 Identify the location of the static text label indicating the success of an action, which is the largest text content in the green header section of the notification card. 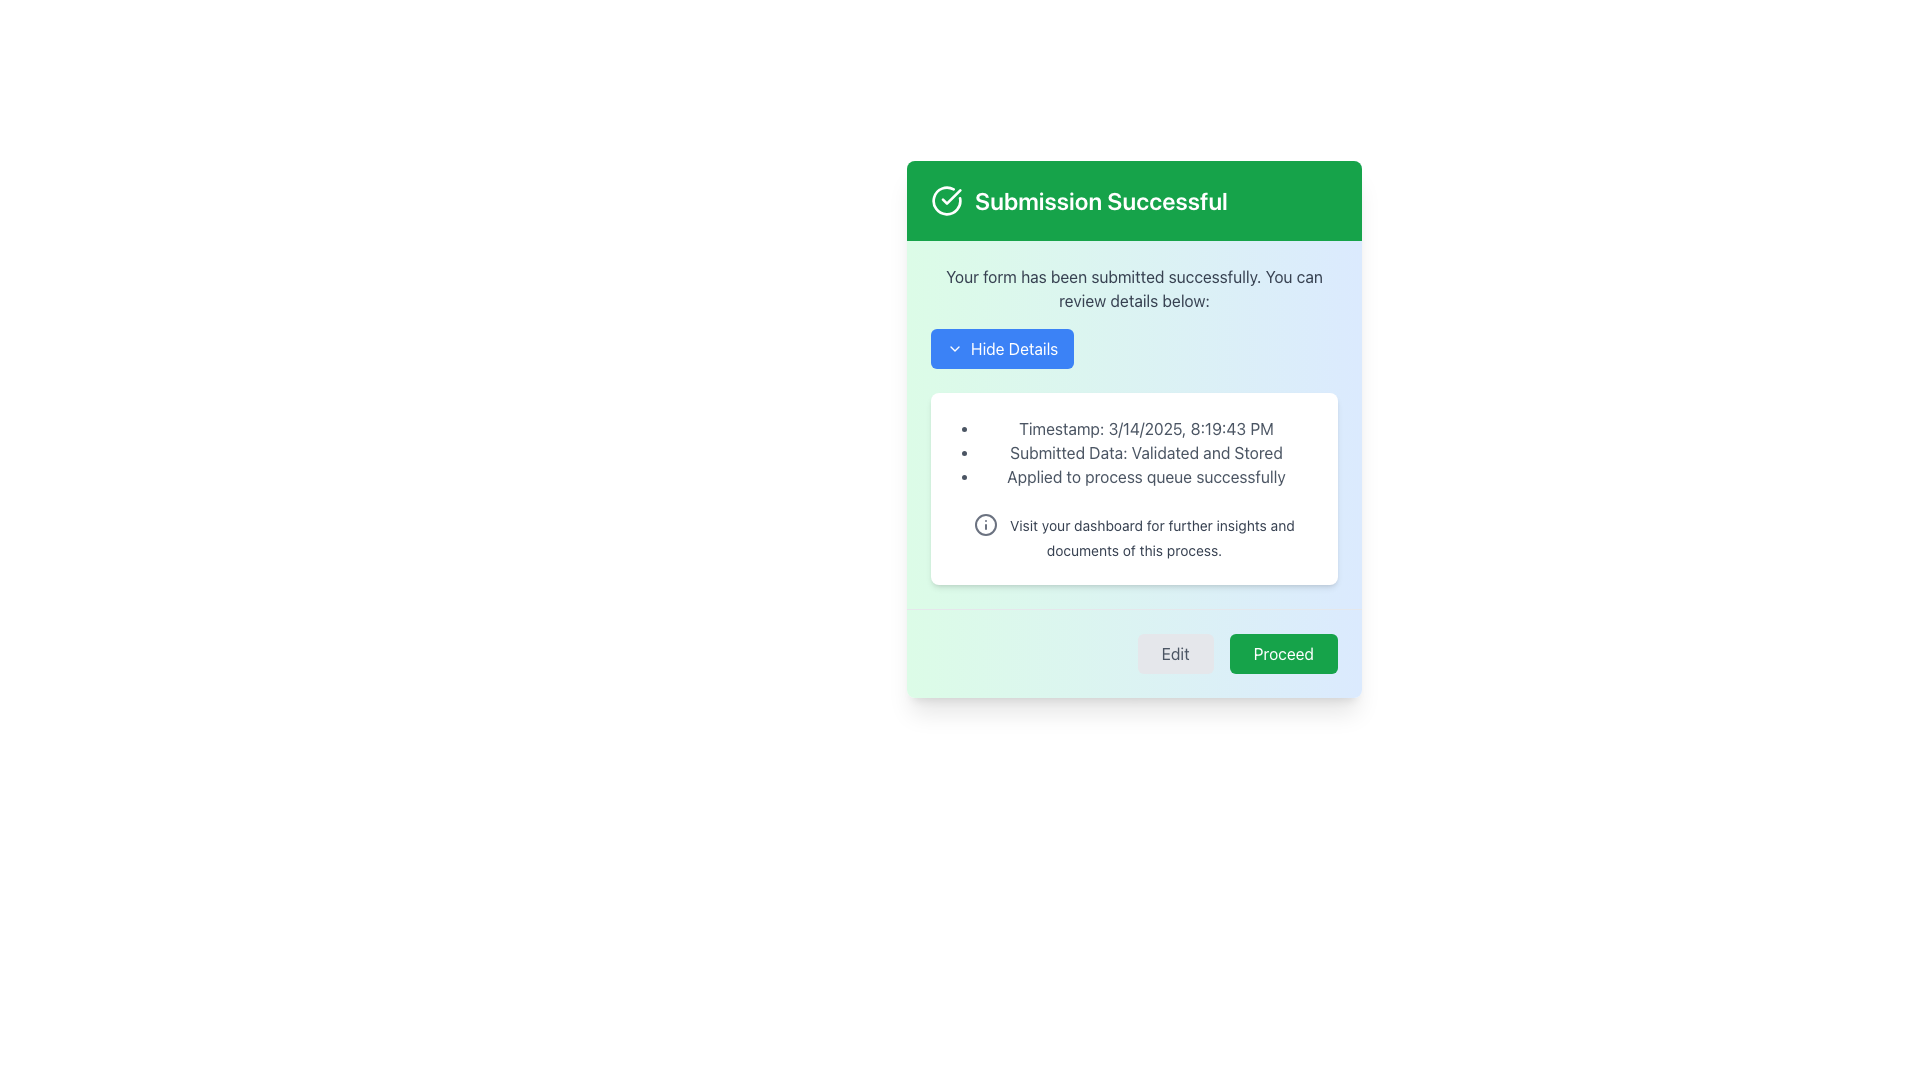
(1100, 200).